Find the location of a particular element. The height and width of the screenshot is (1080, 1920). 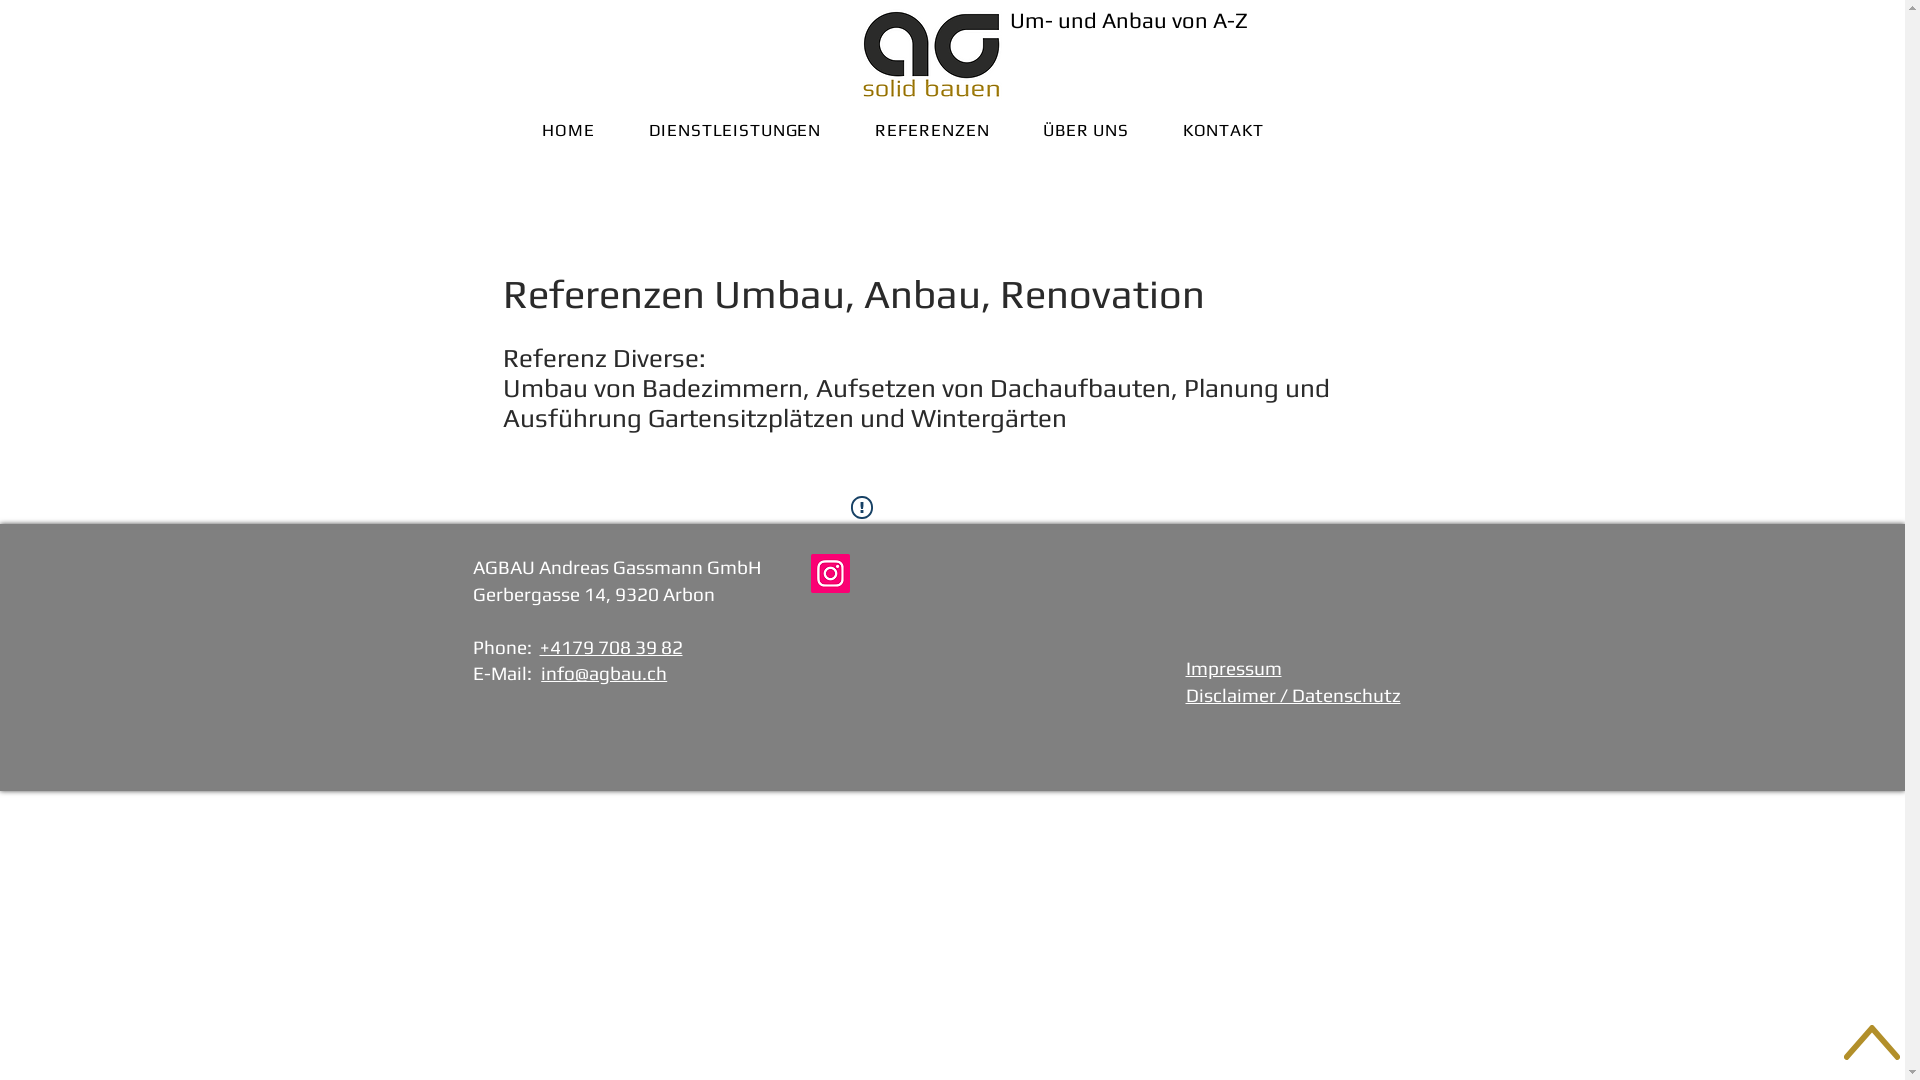

'DIENSTLEISTUNGEN' is located at coordinates (733, 130).